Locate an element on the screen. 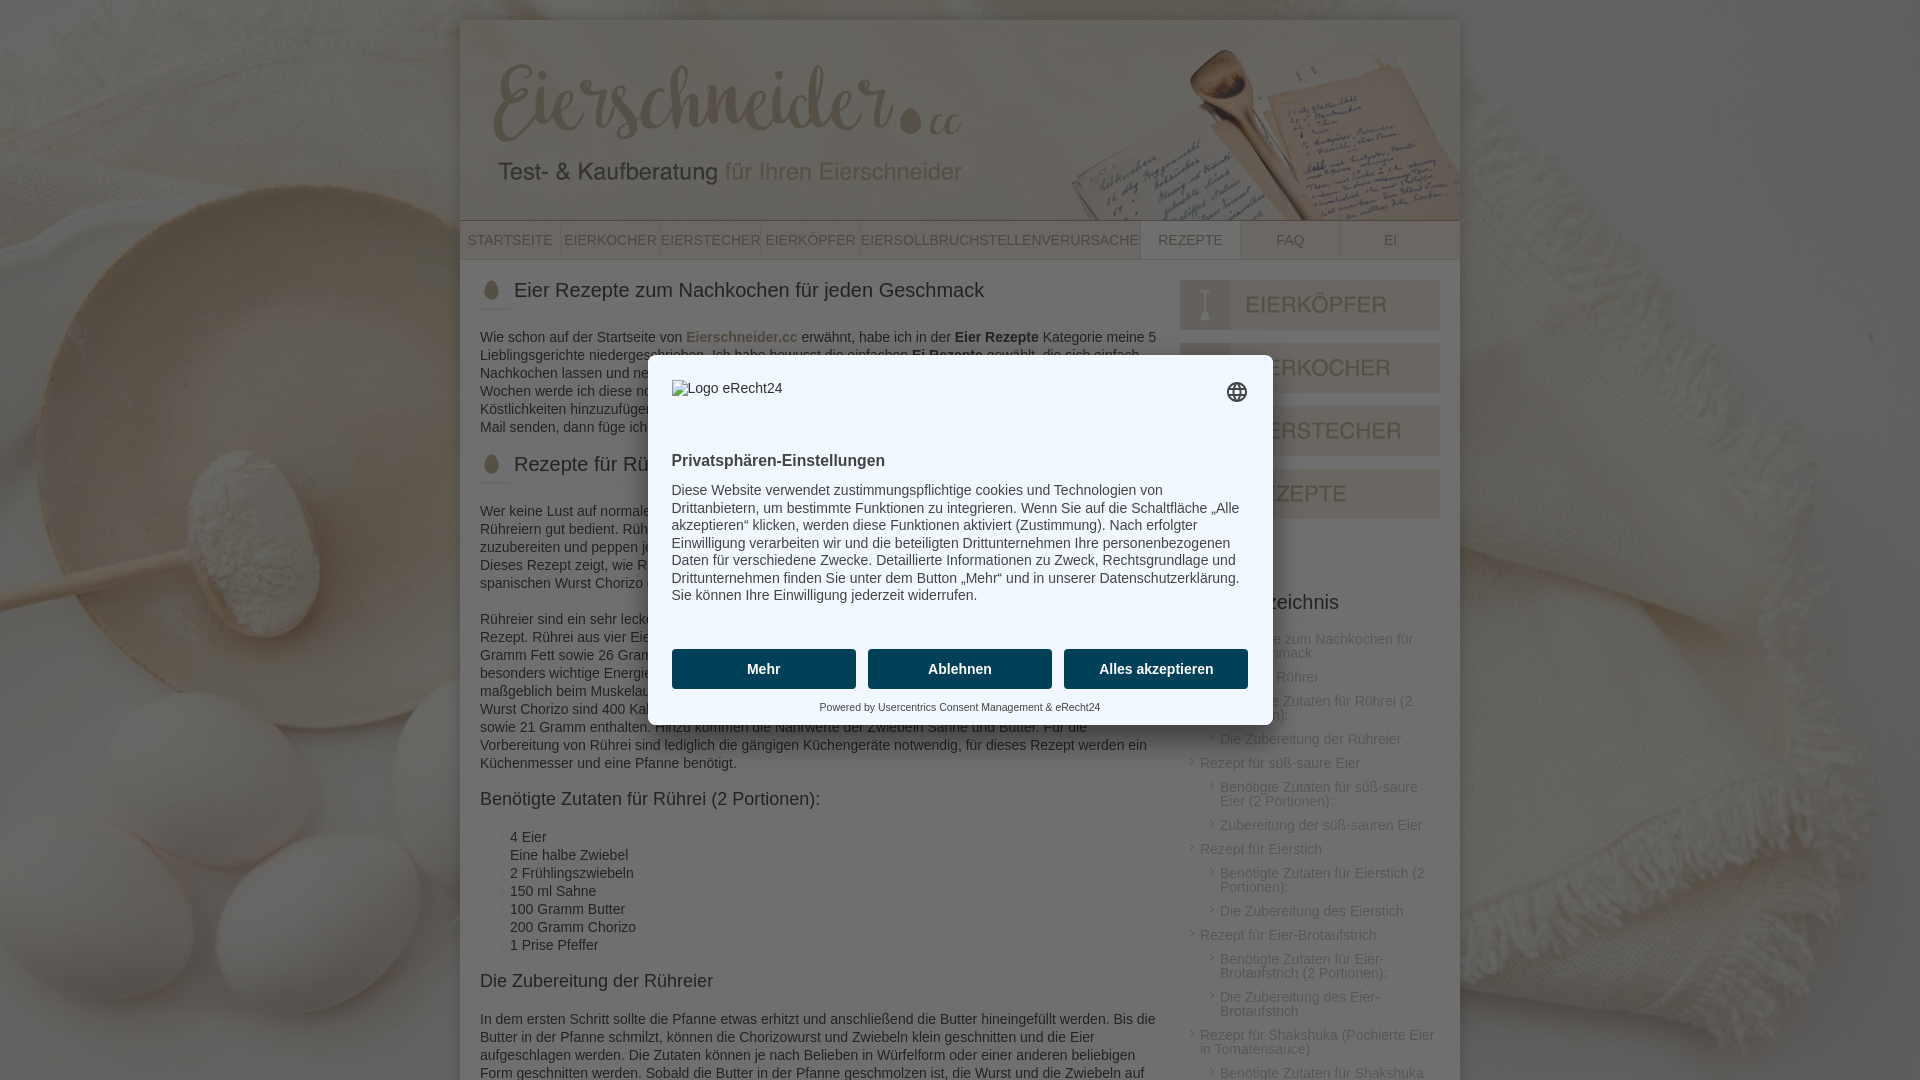  'Eierschneider - Vergleich, Test und Kauf' is located at coordinates (960, 119).